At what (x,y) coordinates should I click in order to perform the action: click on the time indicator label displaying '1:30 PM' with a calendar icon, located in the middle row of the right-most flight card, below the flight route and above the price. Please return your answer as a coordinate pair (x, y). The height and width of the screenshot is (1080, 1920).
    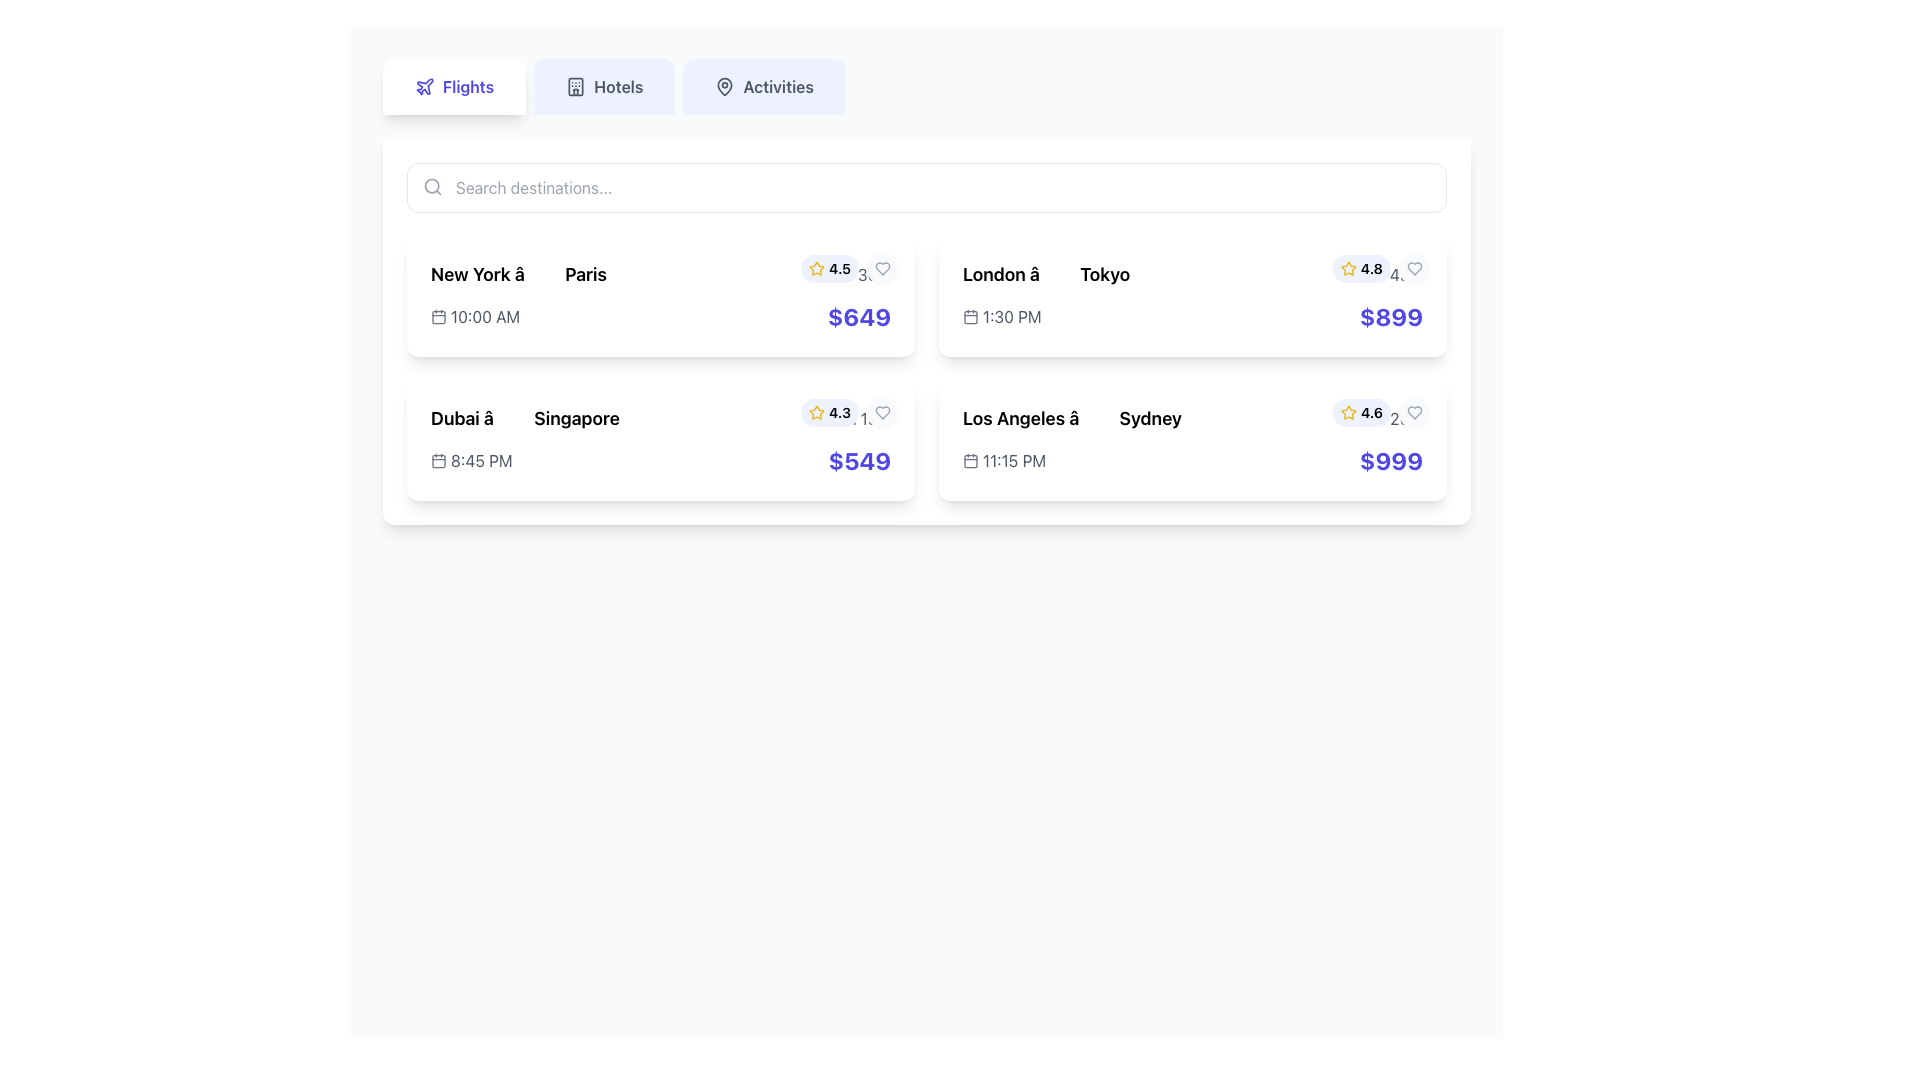
    Looking at the image, I should click on (1002, 315).